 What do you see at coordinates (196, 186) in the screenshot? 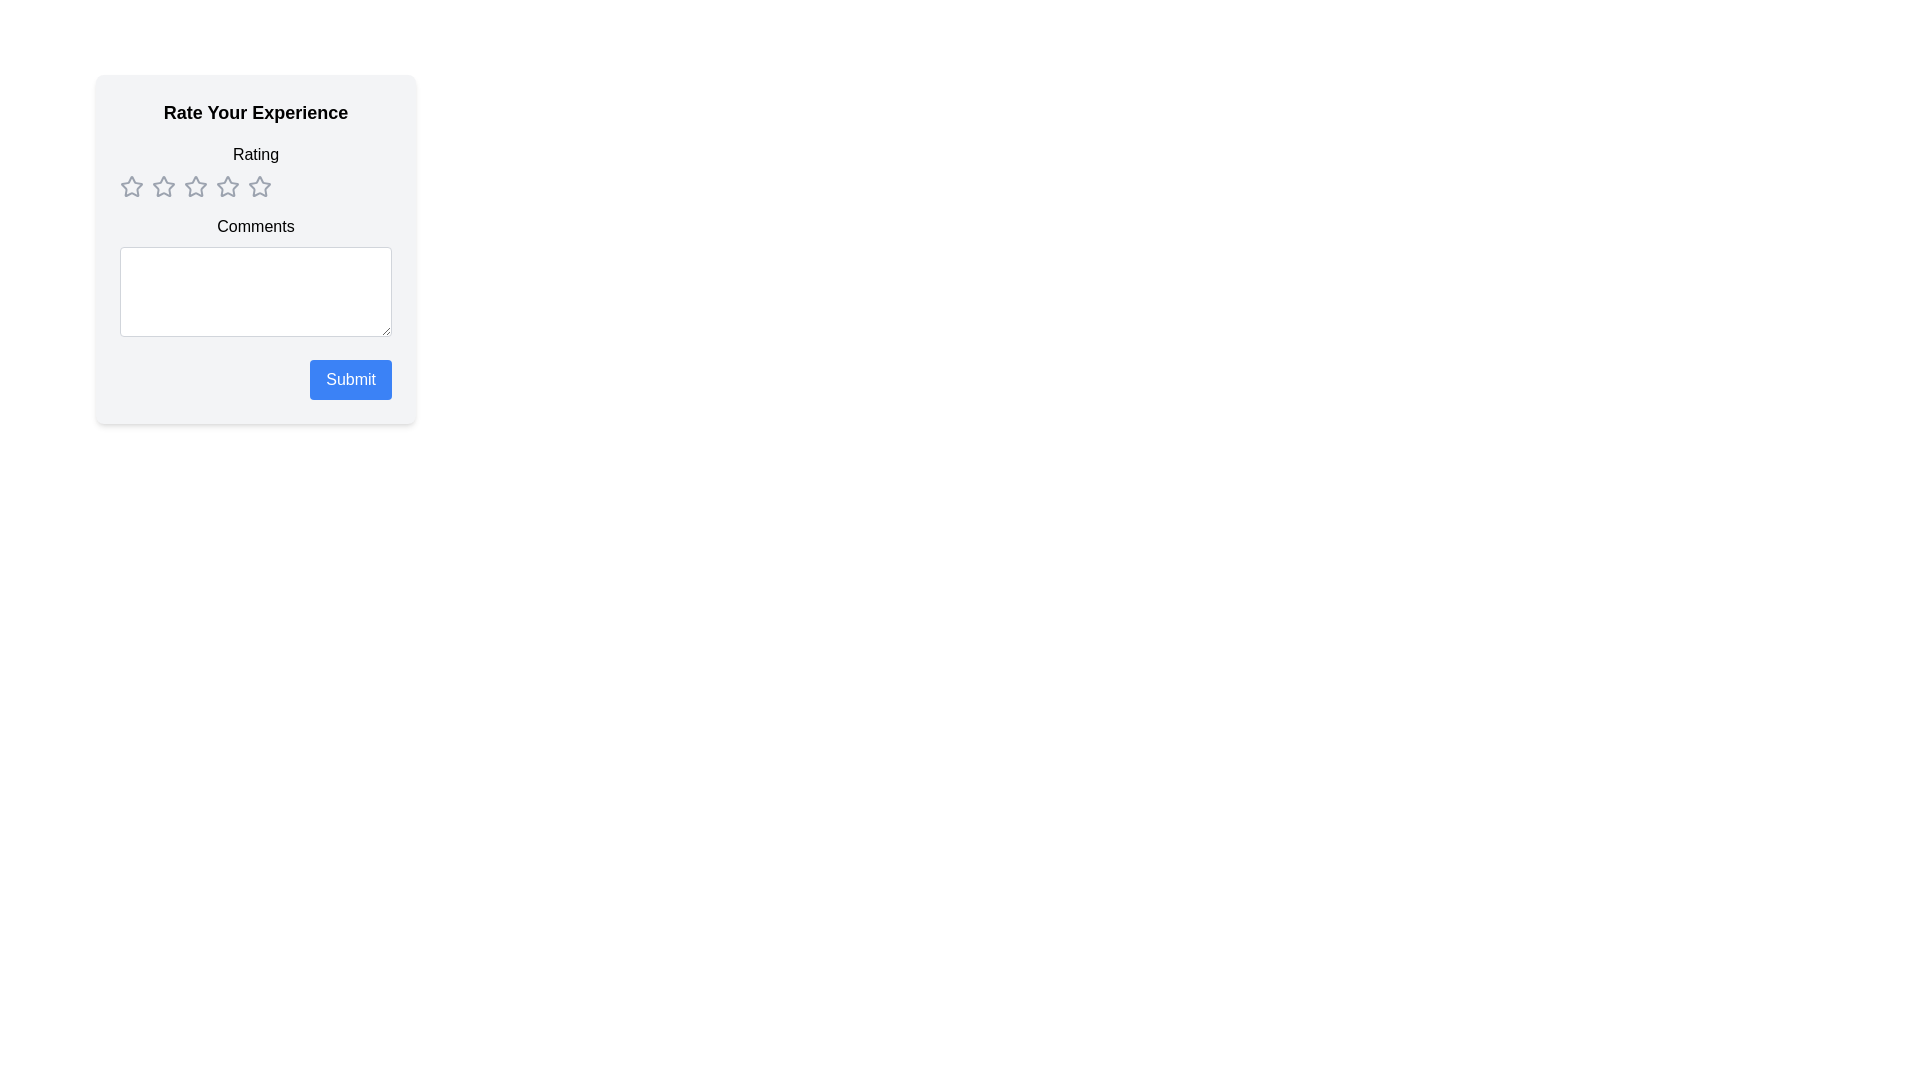
I see `the second star icon in the rating section of the feedback form` at bounding box center [196, 186].